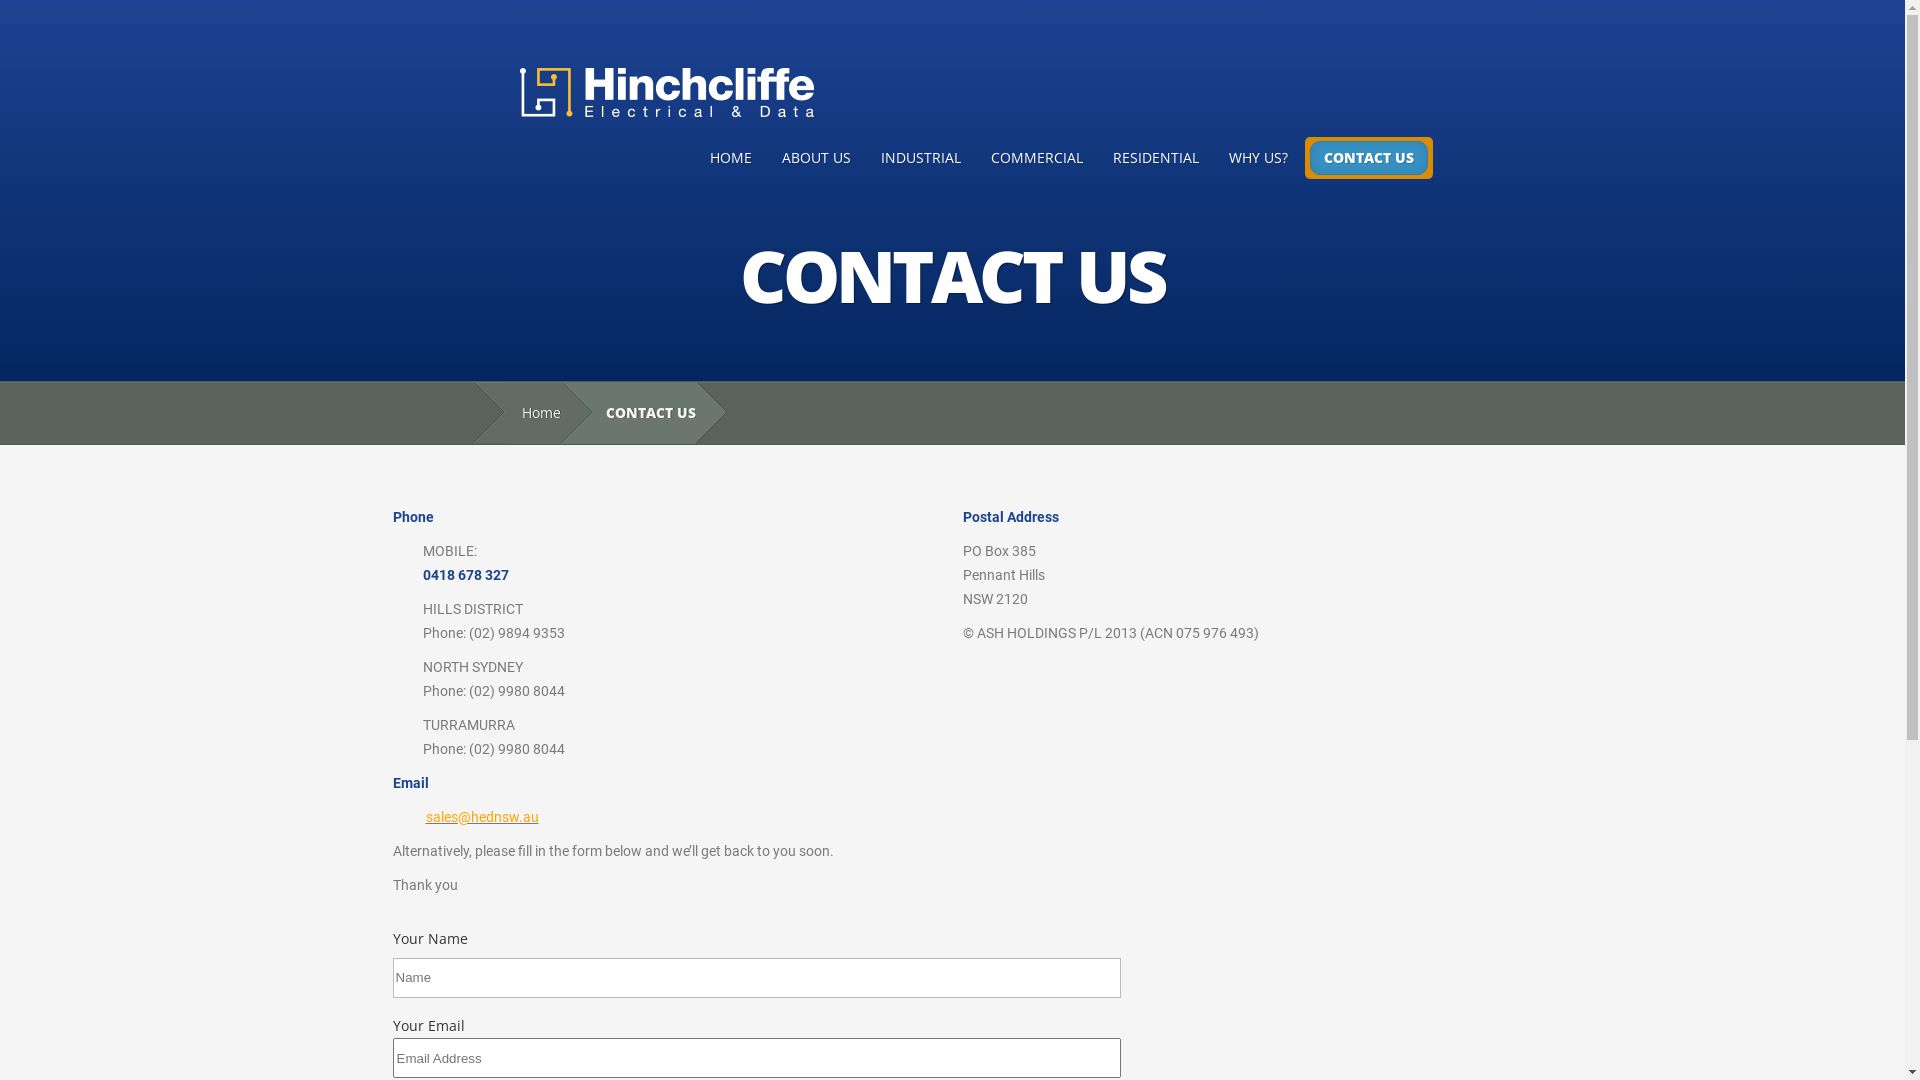  Describe the element at coordinates (1310, 157) in the screenshot. I see `'CONTACT US'` at that location.